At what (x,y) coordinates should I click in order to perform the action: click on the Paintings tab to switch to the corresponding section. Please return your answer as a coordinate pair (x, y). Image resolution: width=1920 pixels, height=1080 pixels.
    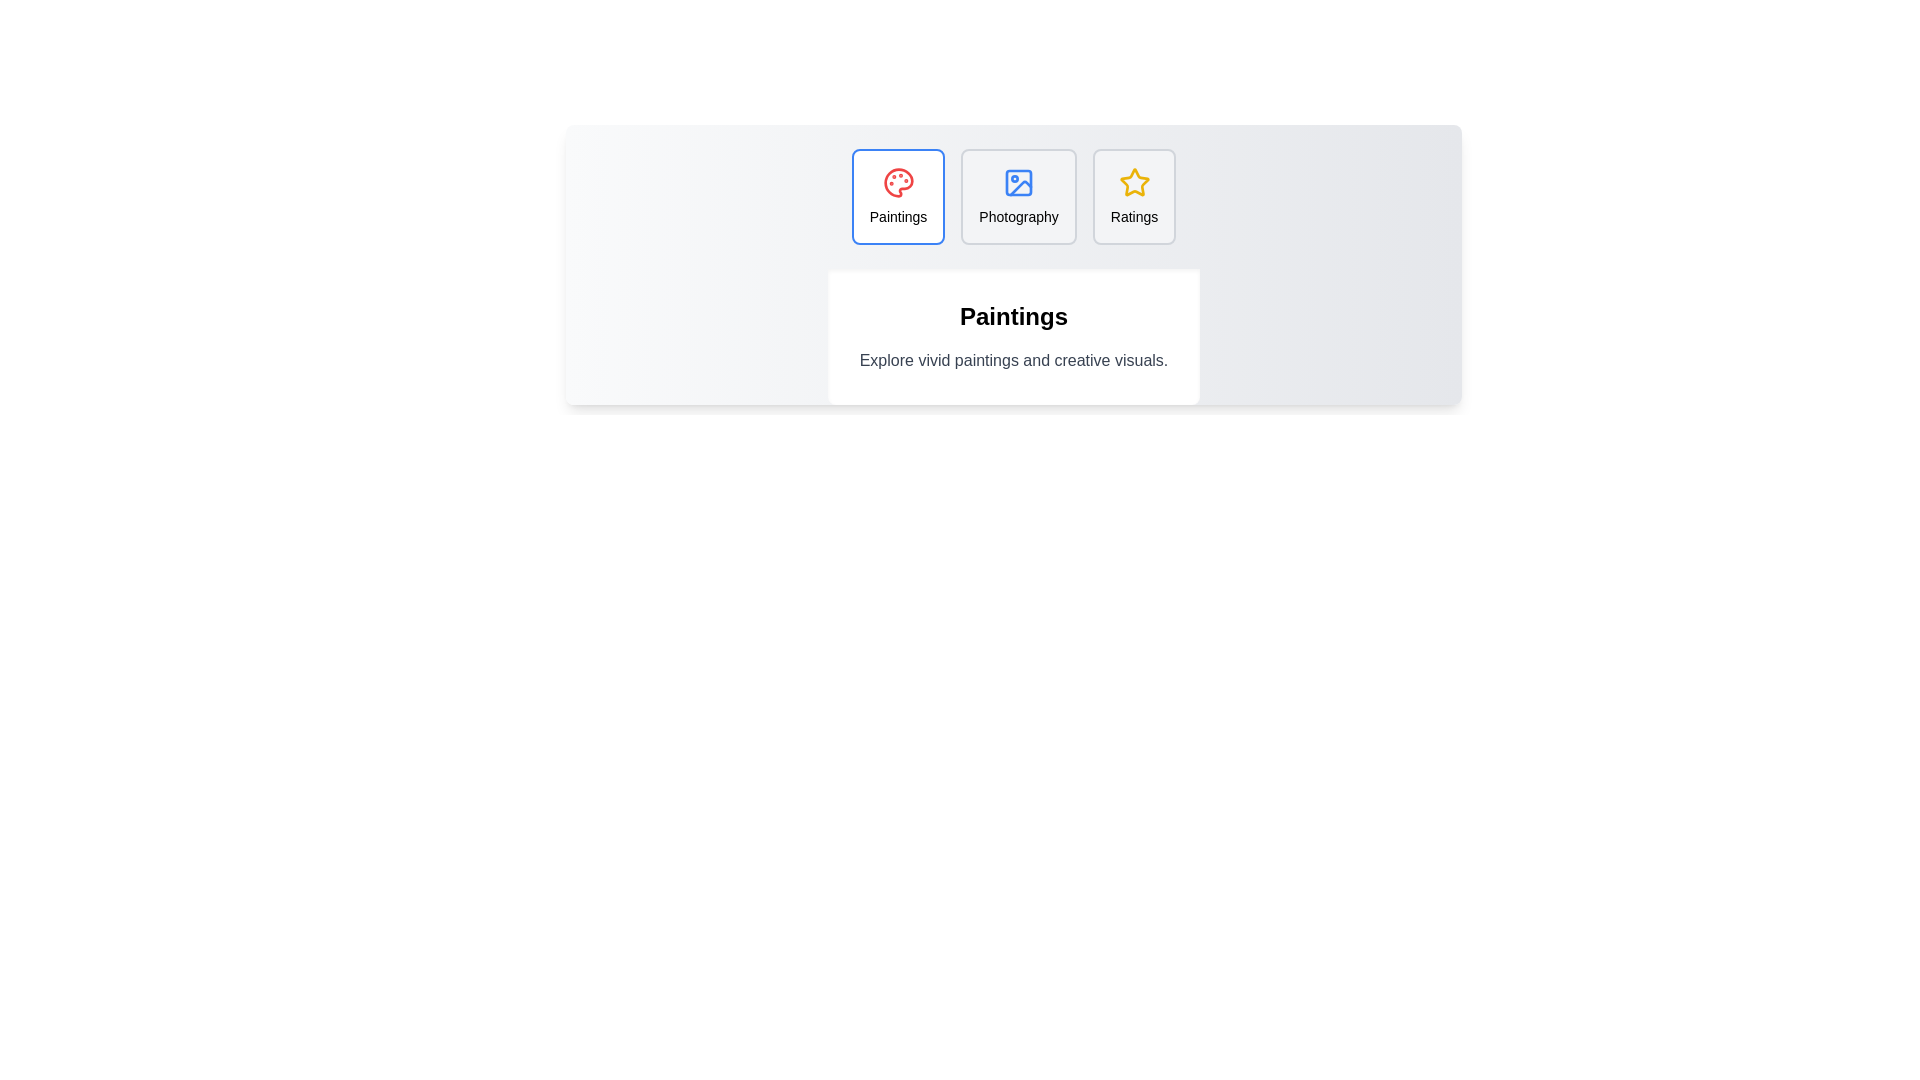
    Looking at the image, I should click on (897, 196).